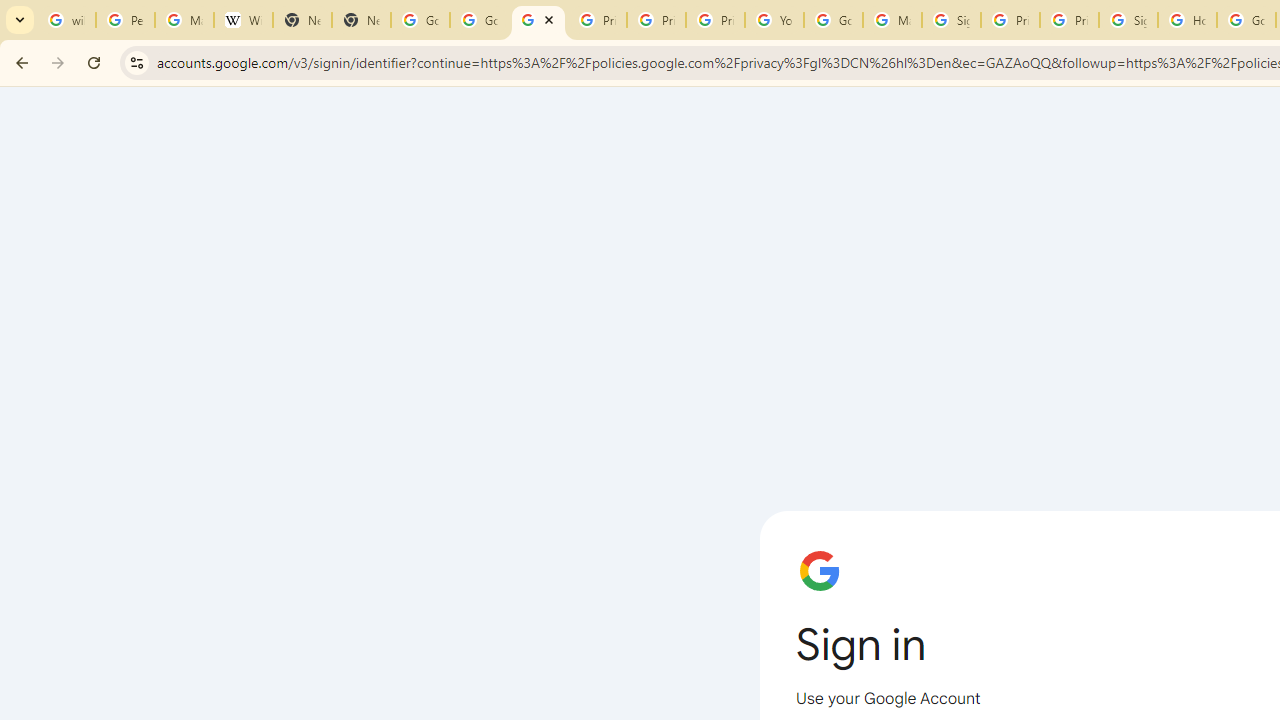 Image resolution: width=1280 pixels, height=720 pixels. What do you see at coordinates (184, 20) in the screenshot?
I see `'Manage your Location History - Google Search Help'` at bounding box center [184, 20].